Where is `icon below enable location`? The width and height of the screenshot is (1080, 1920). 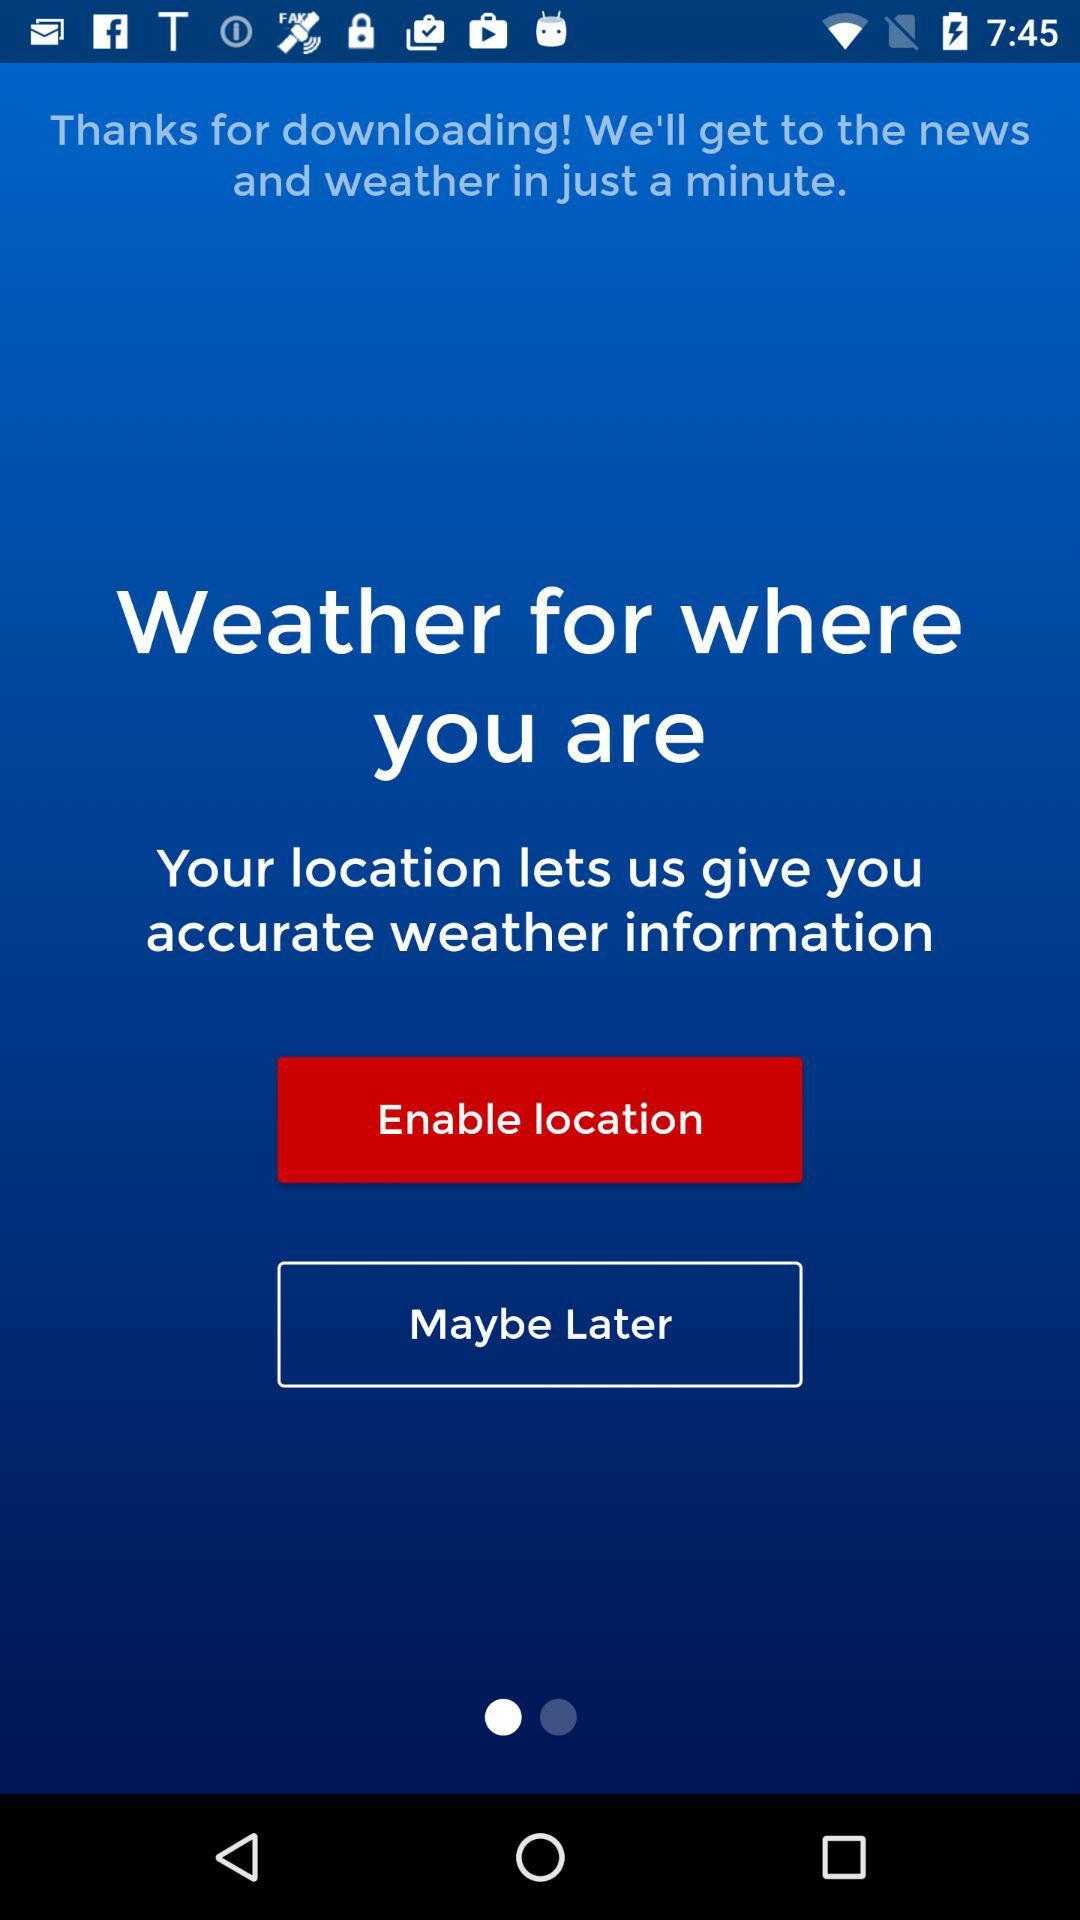 icon below enable location is located at coordinates (540, 1324).